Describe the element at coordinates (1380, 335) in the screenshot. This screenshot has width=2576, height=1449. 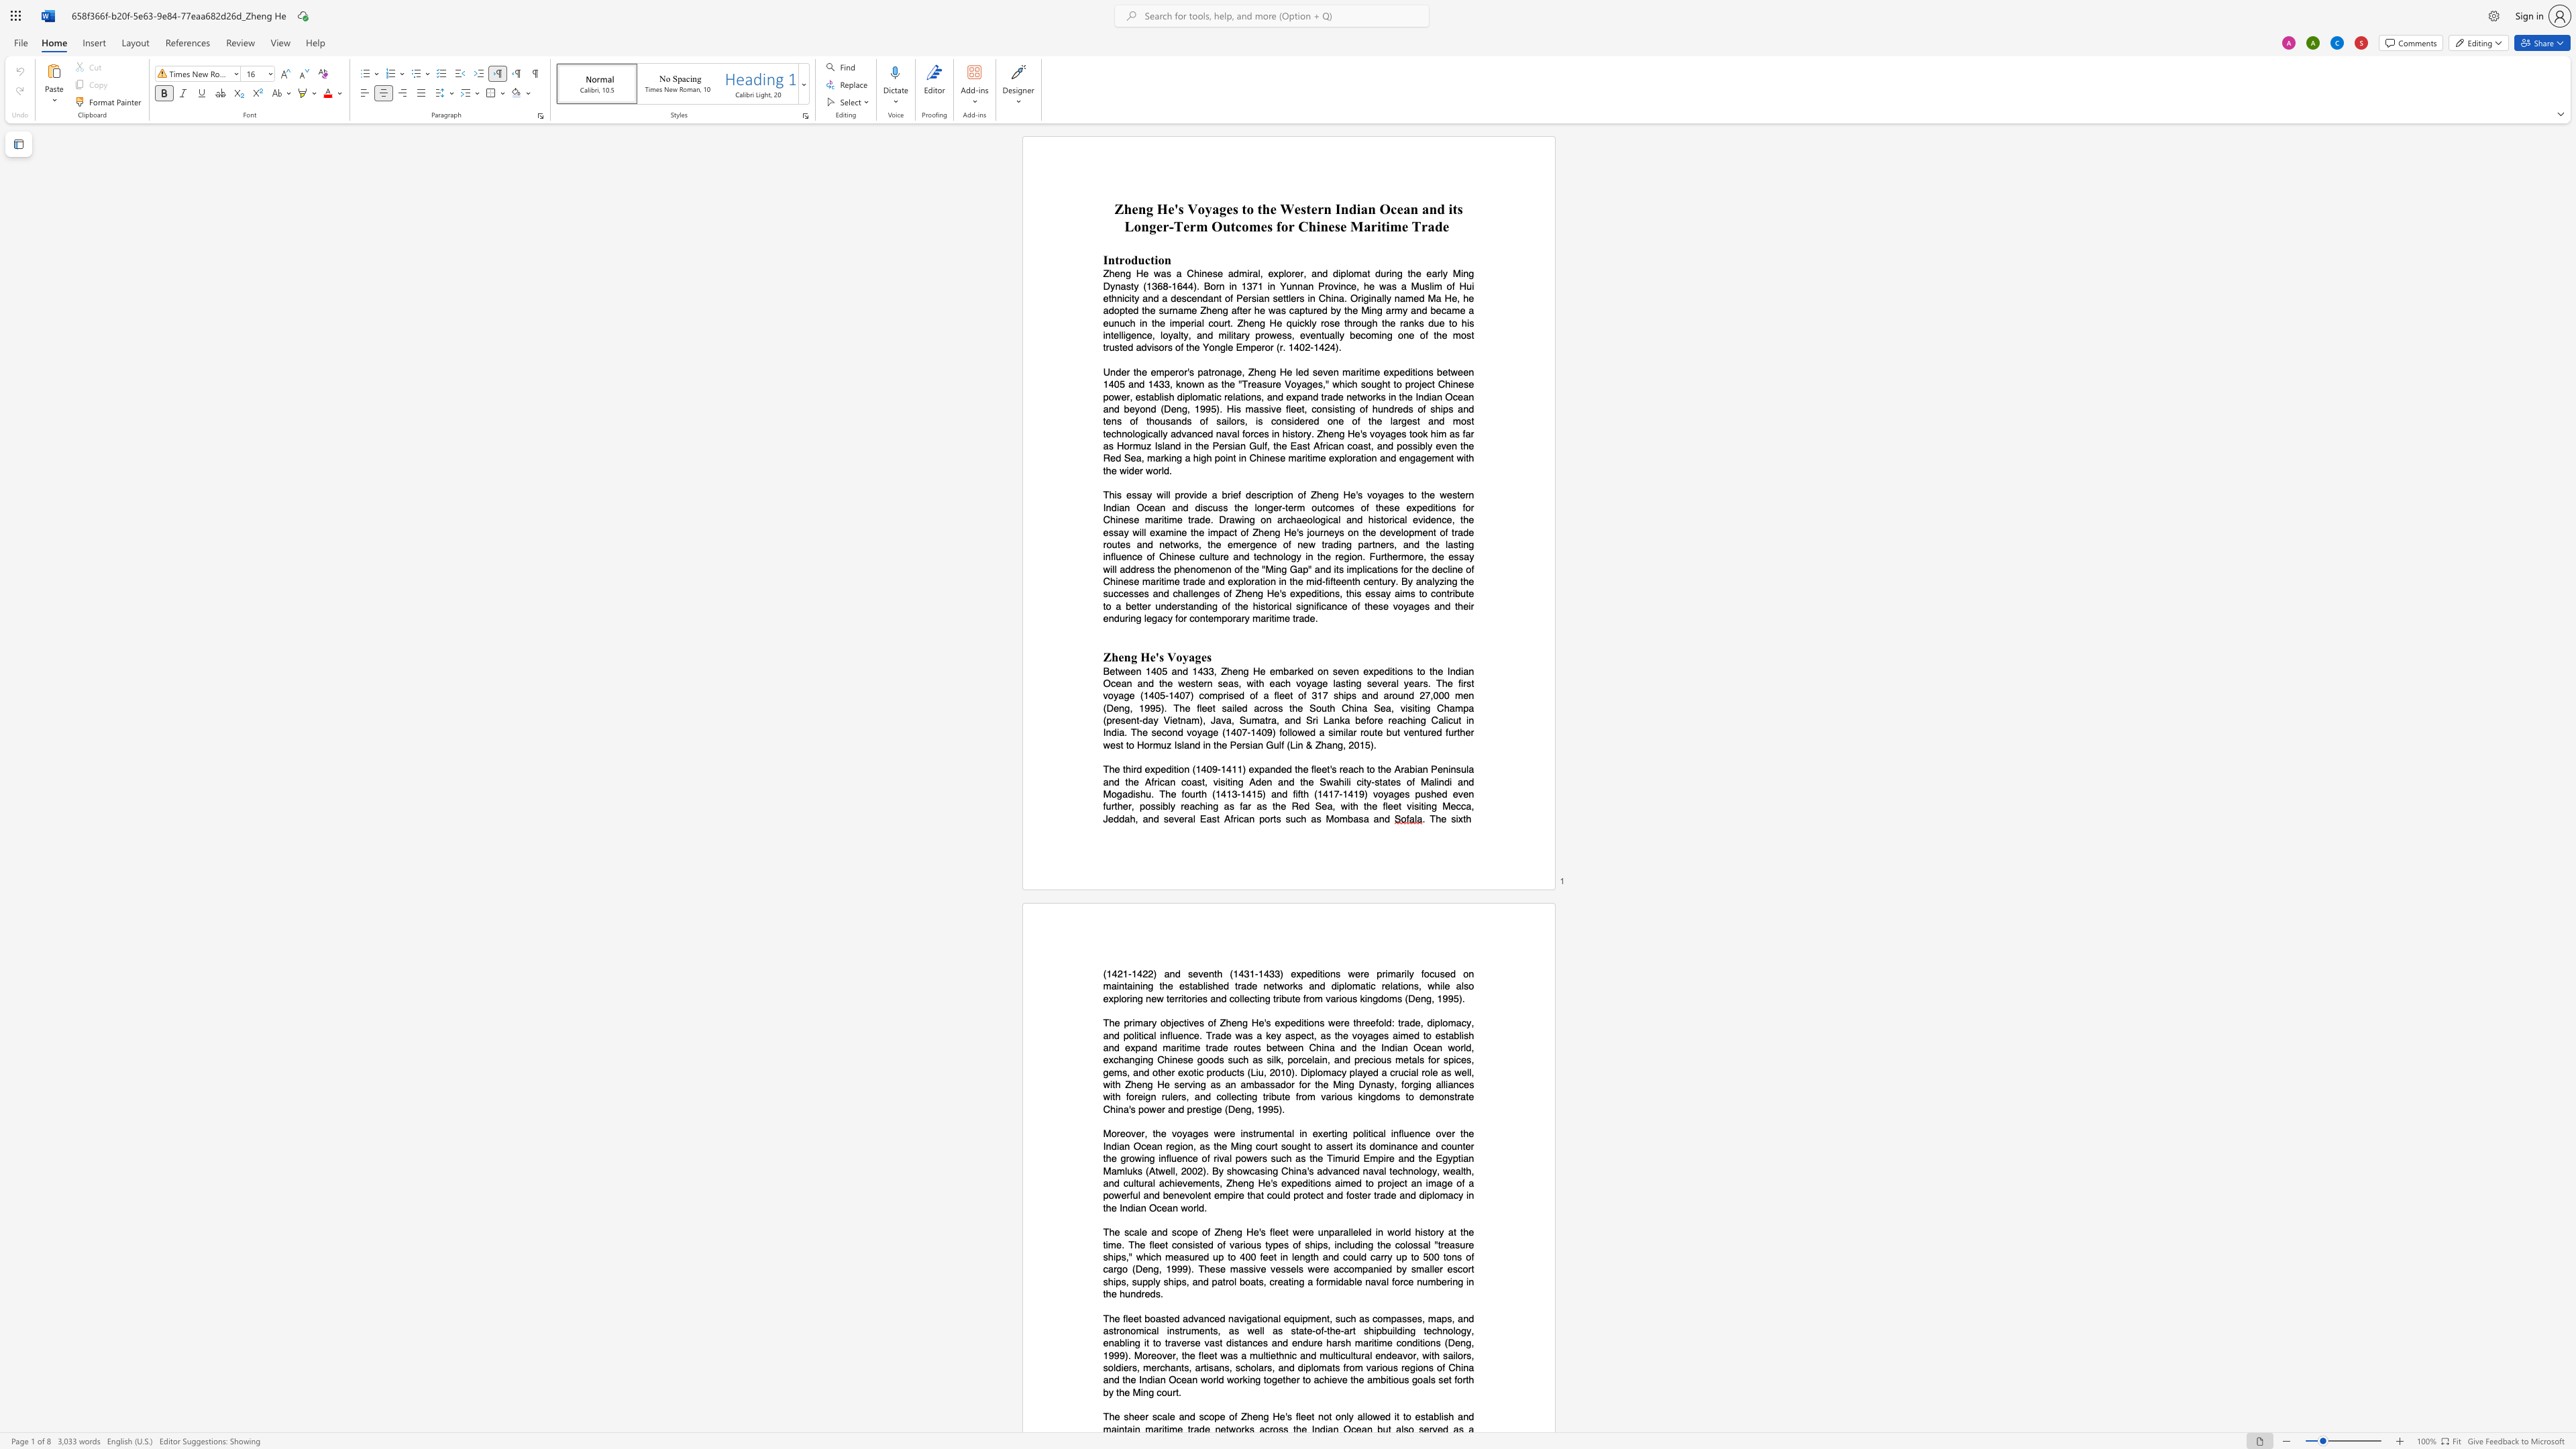
I see `the subset text "ng one of the most trusted advisors of th" within the text "Zheng He was a Chinese admiral, explorer, and diplomat during the early Ming Dynasty (1368-1644). Born in 1371 in Yunnan Province, he was a Muslim of Hui ethnicity and a descendant of Persian settlers in China. Originally named Ma He, he adopted the surname Zheng after he was captured by the Ming army and became a eunuch in the imperial court. Zheng He quickly rose through the ranks due to his intelligence, loyalty, and military prowess, eventually becoming one of the most trusted advisors of the Yongle Emperor (r. 1402-1424)."` at that location.